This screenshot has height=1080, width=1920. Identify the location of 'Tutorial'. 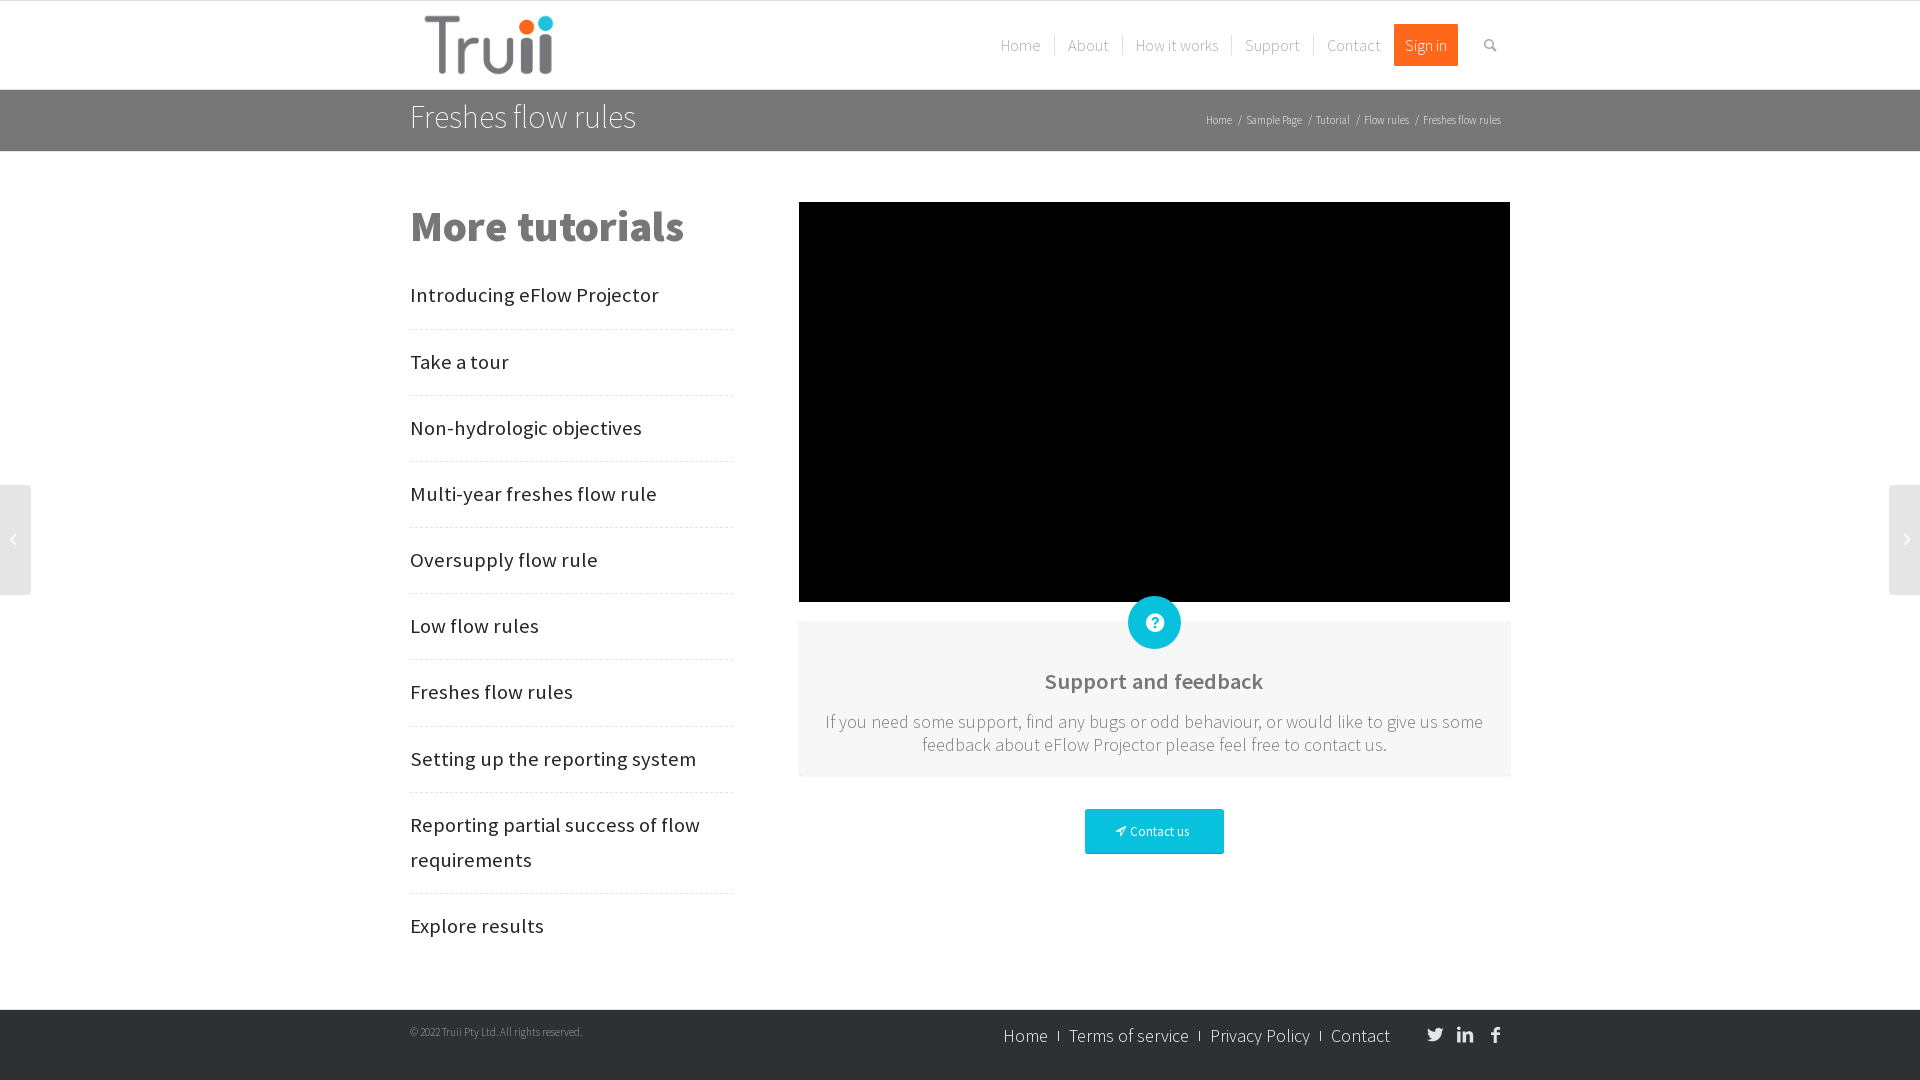
(1313, 120).